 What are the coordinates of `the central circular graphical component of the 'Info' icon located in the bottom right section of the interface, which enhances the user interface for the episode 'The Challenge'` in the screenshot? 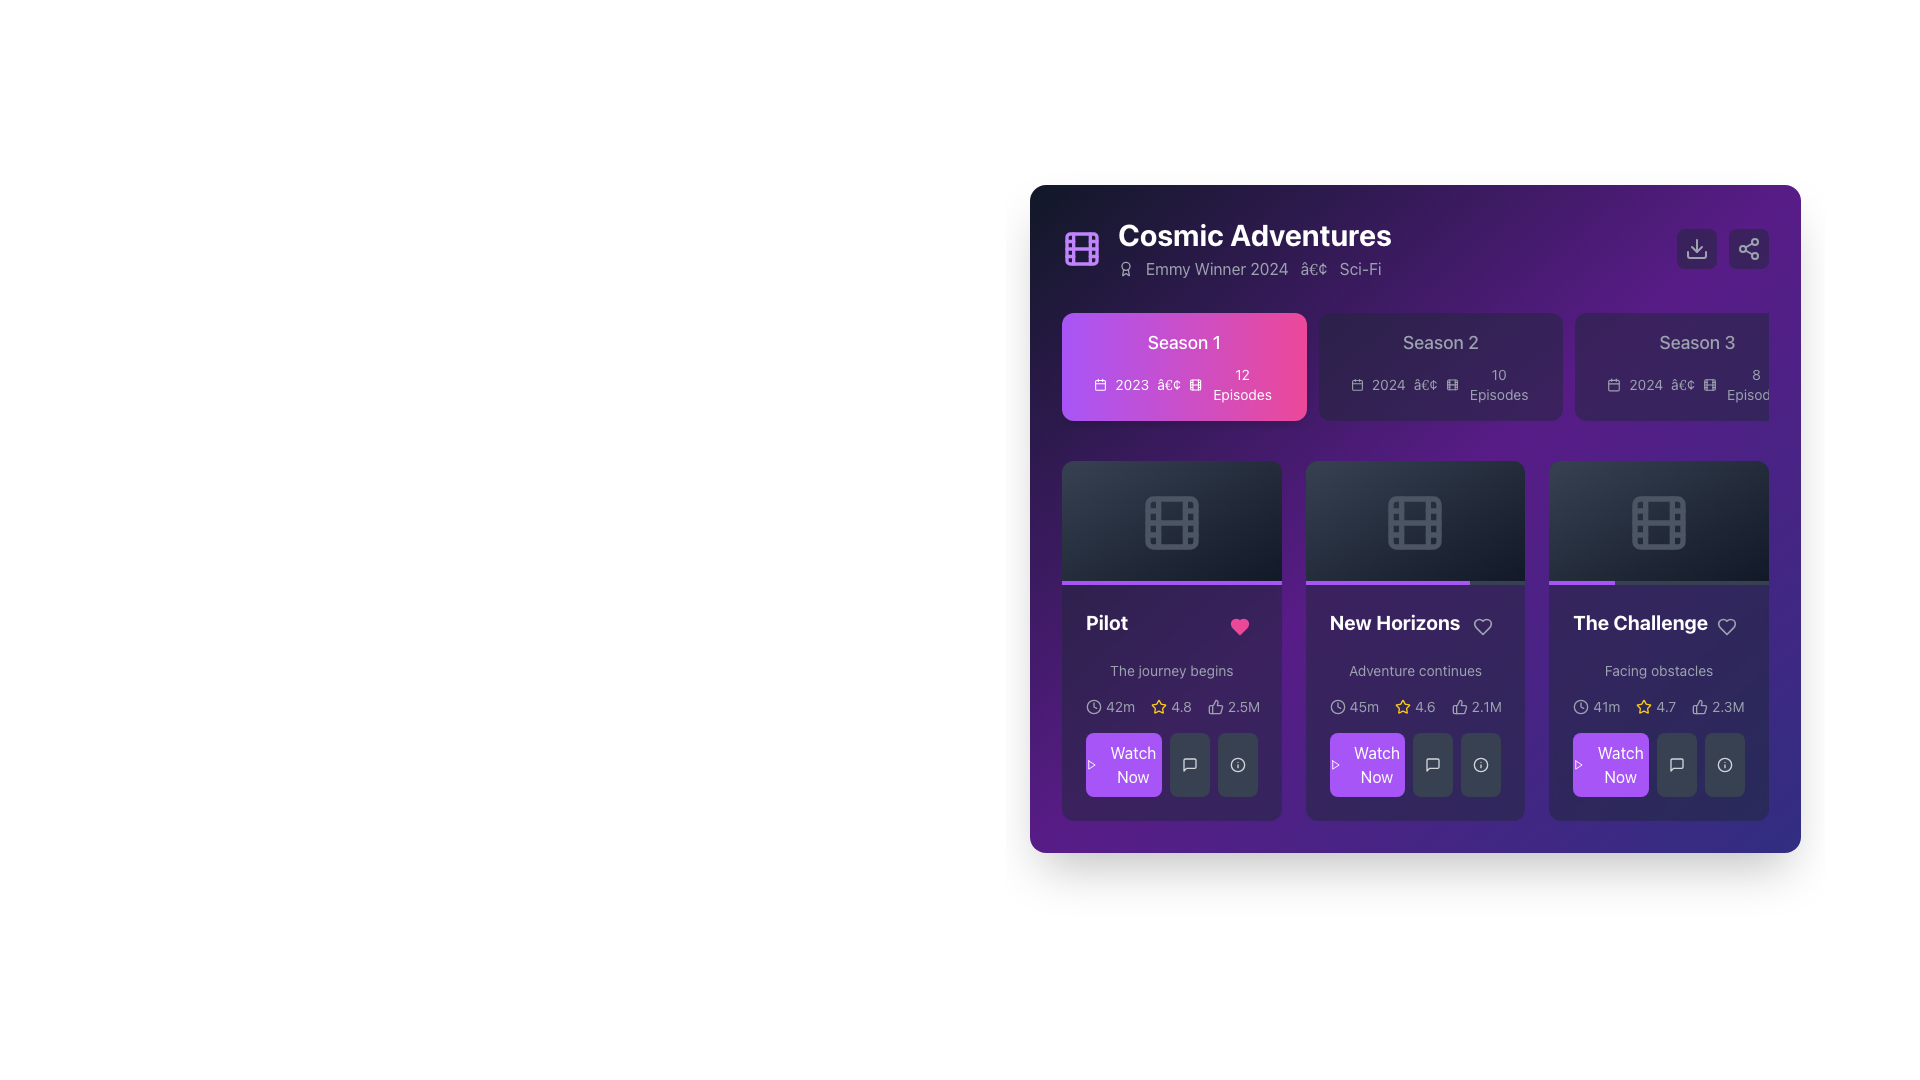 It's located at (1723, 763).